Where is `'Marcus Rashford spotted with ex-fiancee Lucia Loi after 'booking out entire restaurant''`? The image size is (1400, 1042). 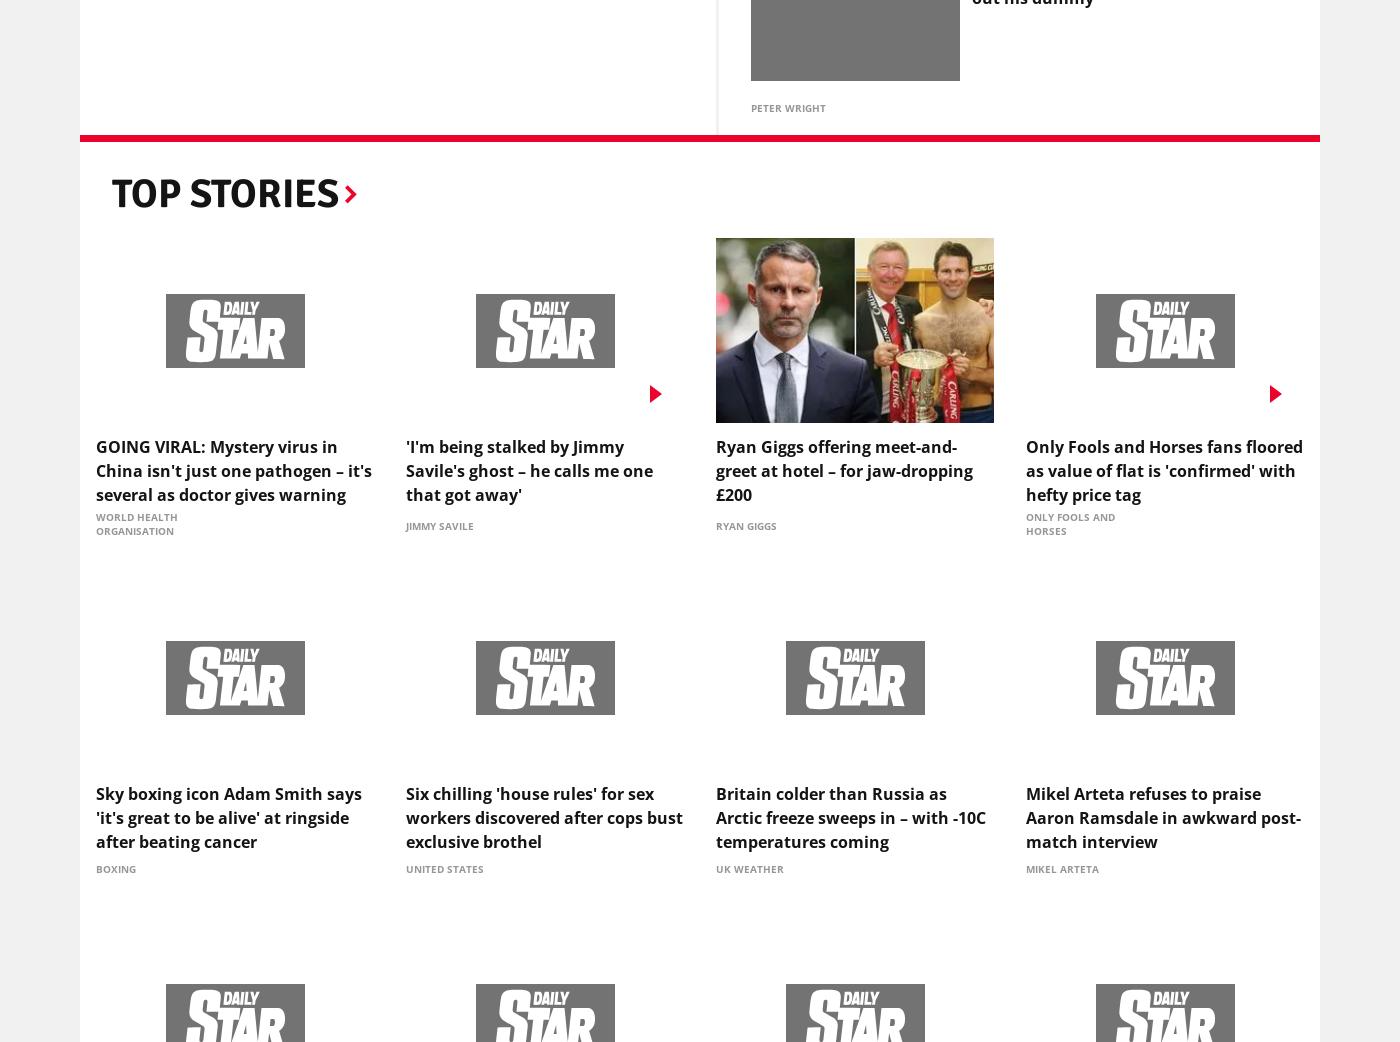
'Marcus Rashford spotted with ex-fiancee Lucia Loi after 'booking out entire restaurant'' is located at coordinates (1135, 367).